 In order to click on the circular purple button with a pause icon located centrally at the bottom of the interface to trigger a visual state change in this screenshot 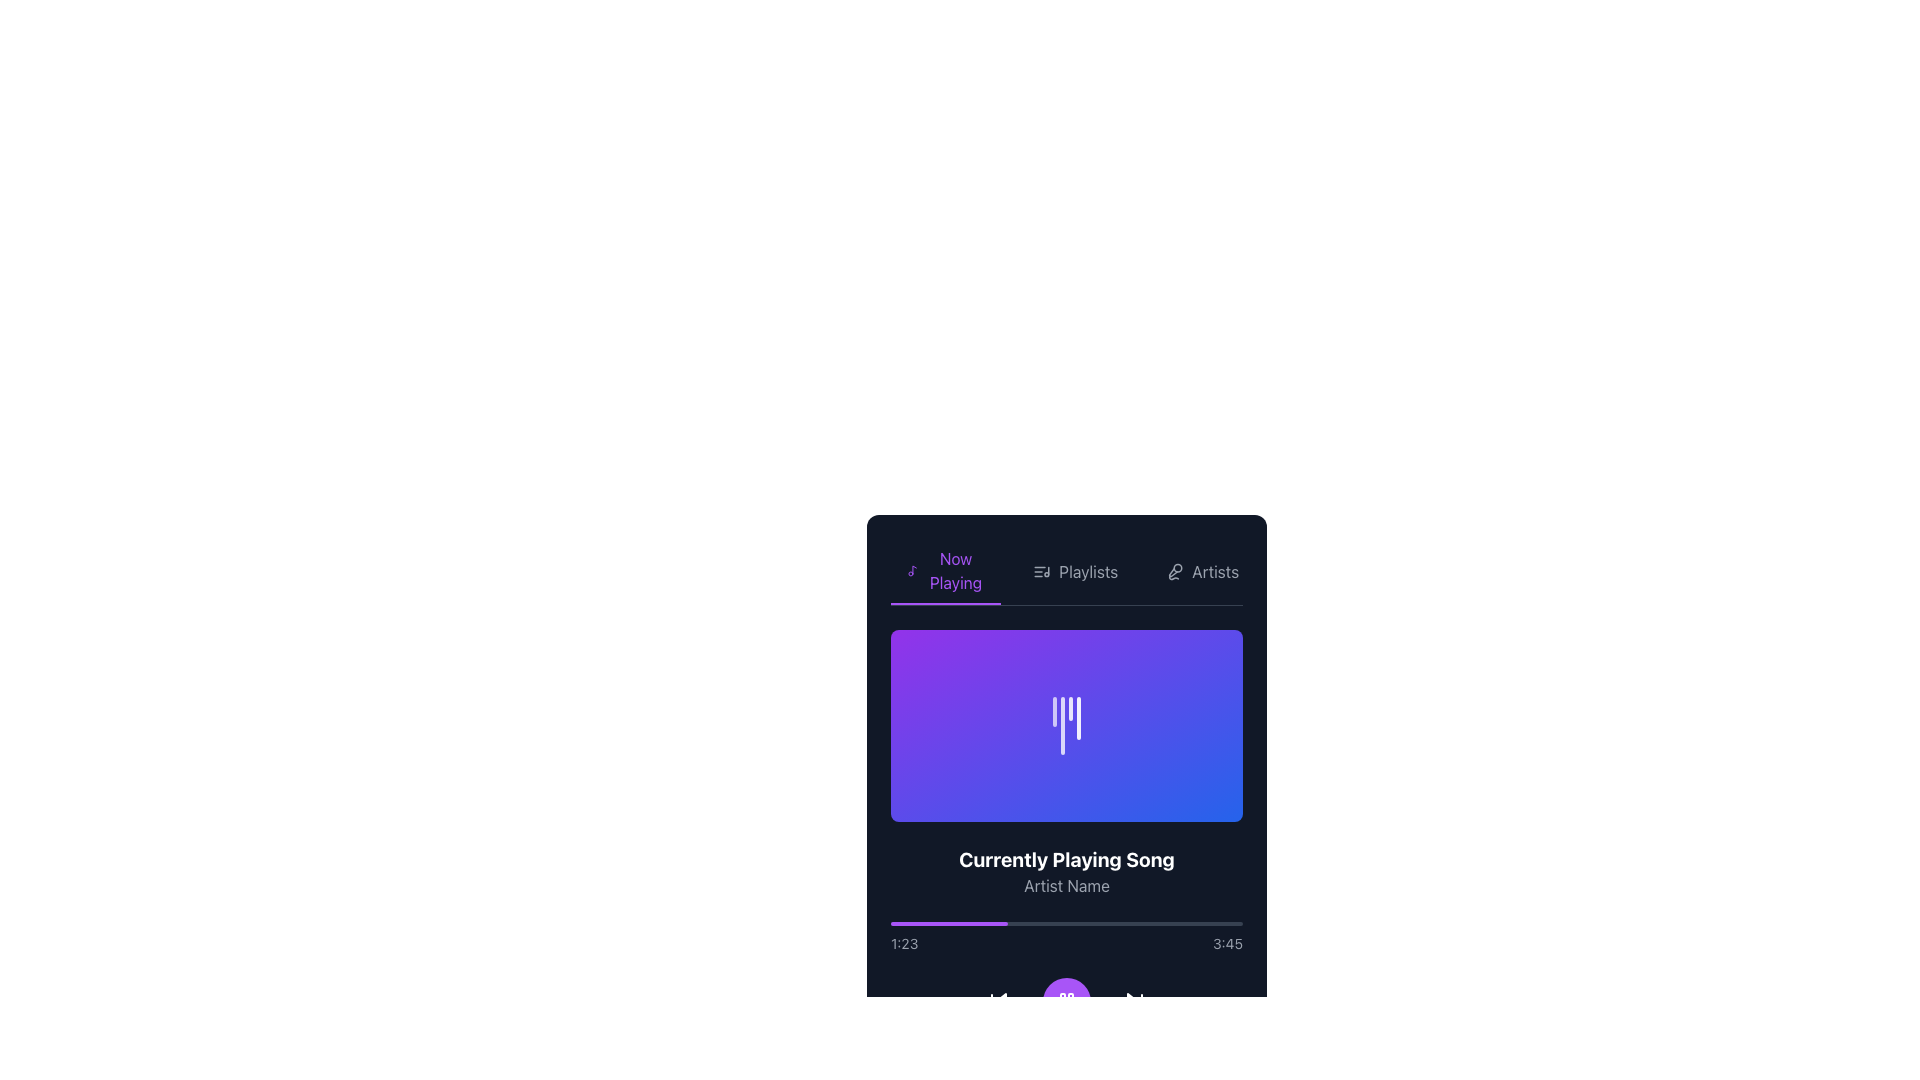, I will do `click(1065, 1002)`.